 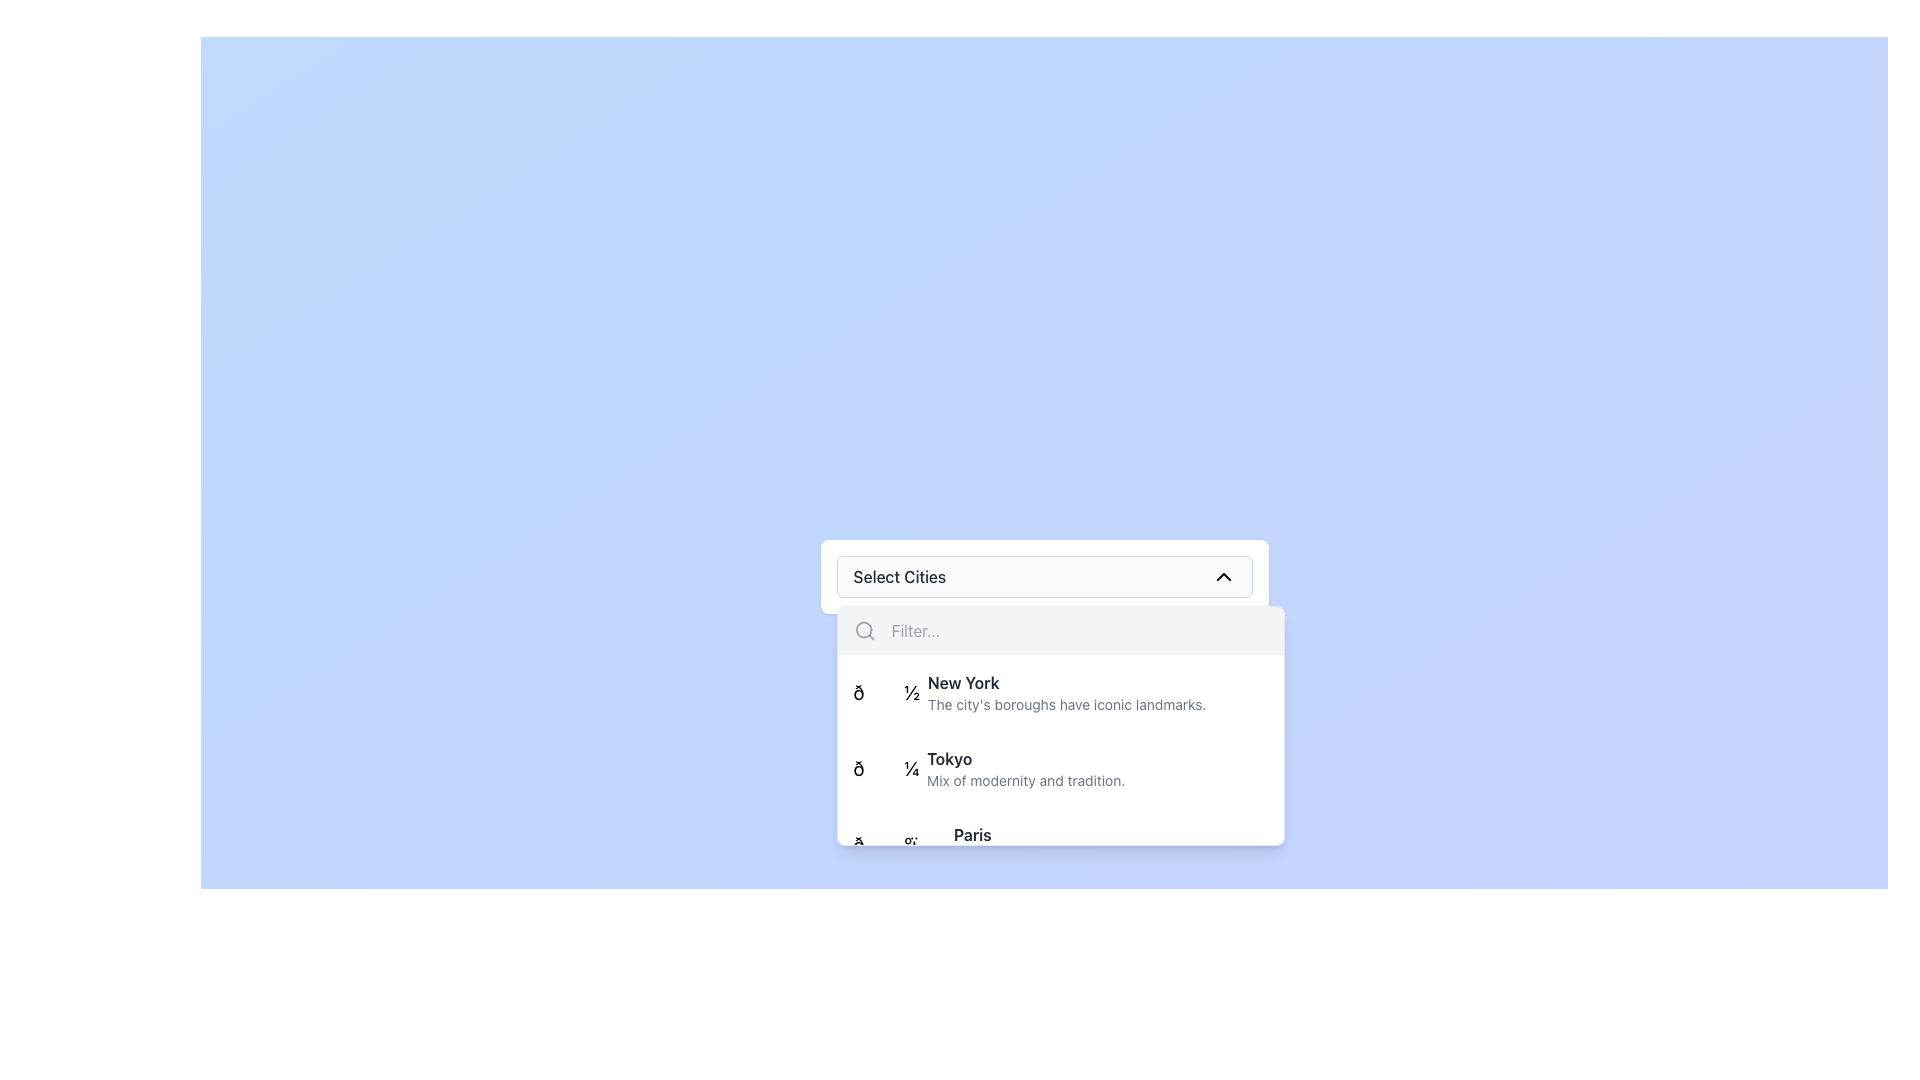 I want to click on the text 'Paris' in bold, dark-gray font located in the dropdown menu, so click(x=1029, y=834).